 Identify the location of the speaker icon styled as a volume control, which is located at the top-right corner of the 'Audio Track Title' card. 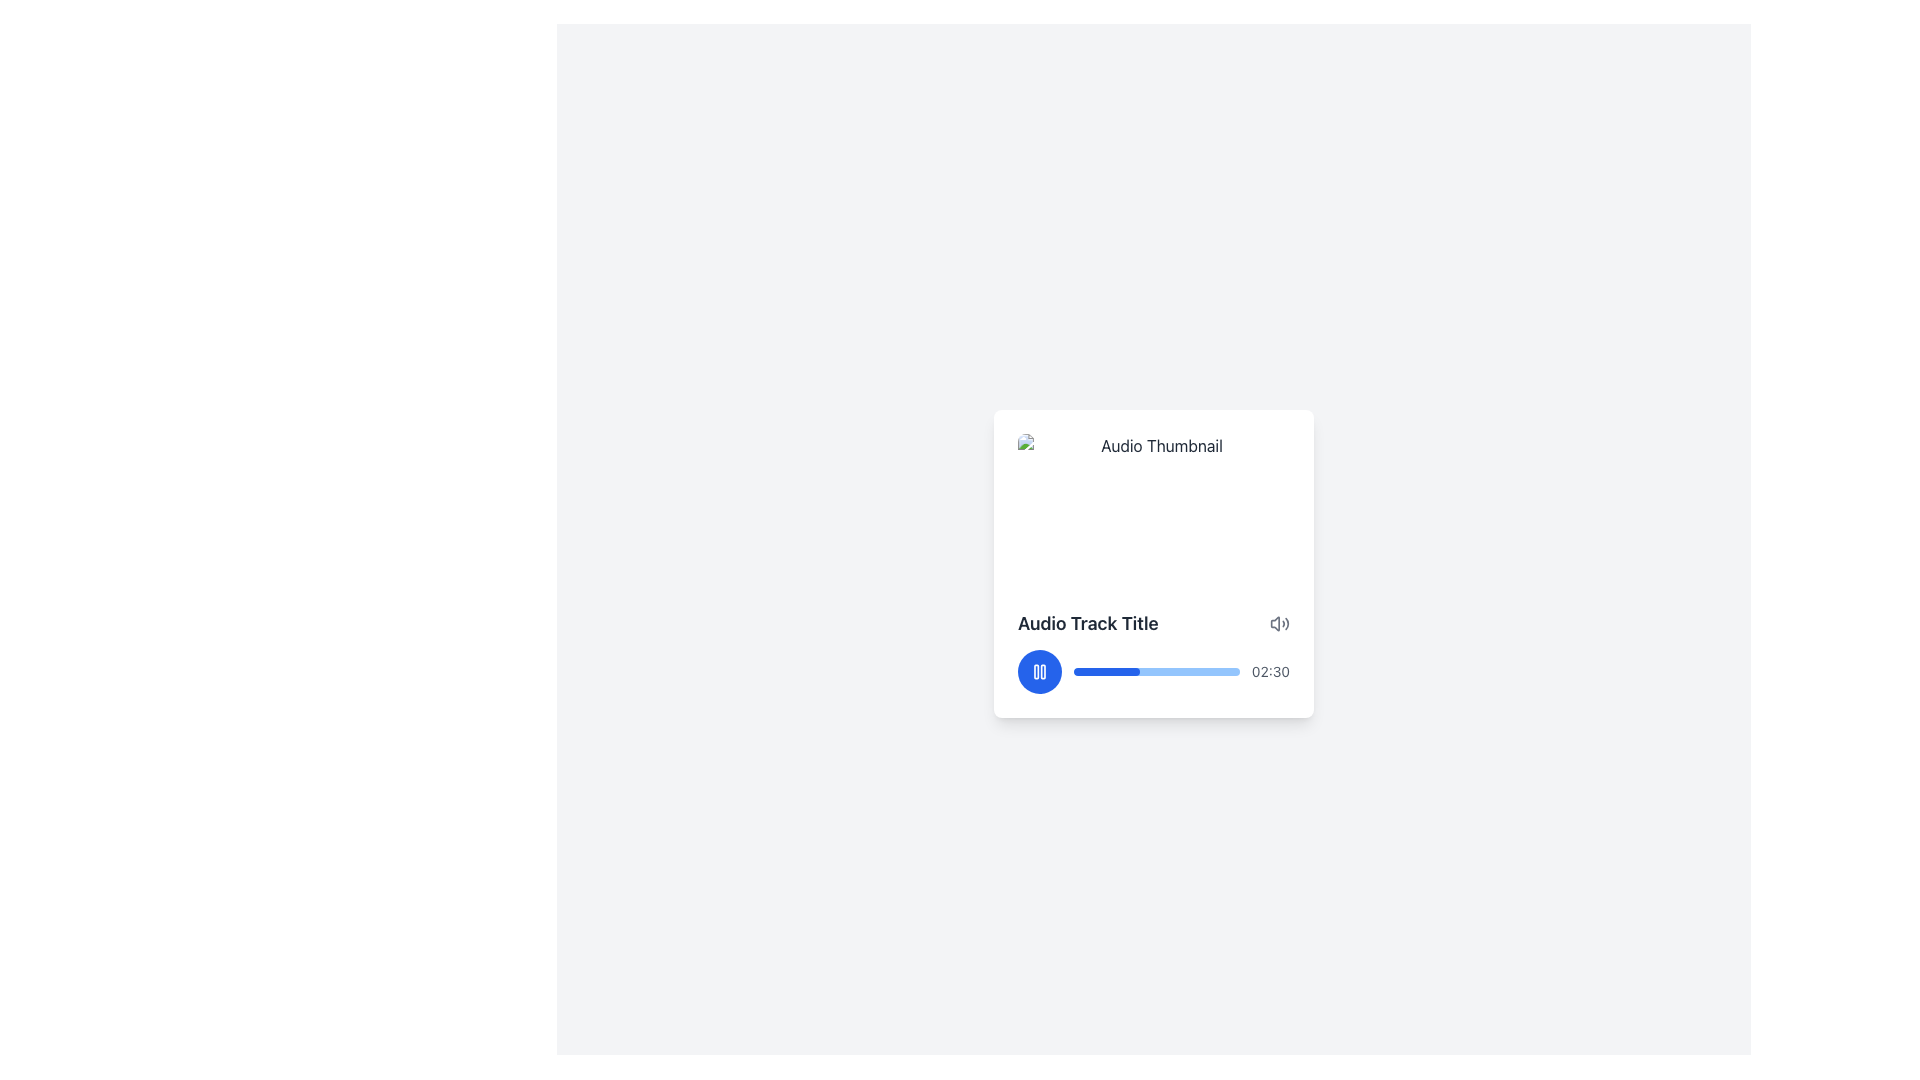
(1280, 623).